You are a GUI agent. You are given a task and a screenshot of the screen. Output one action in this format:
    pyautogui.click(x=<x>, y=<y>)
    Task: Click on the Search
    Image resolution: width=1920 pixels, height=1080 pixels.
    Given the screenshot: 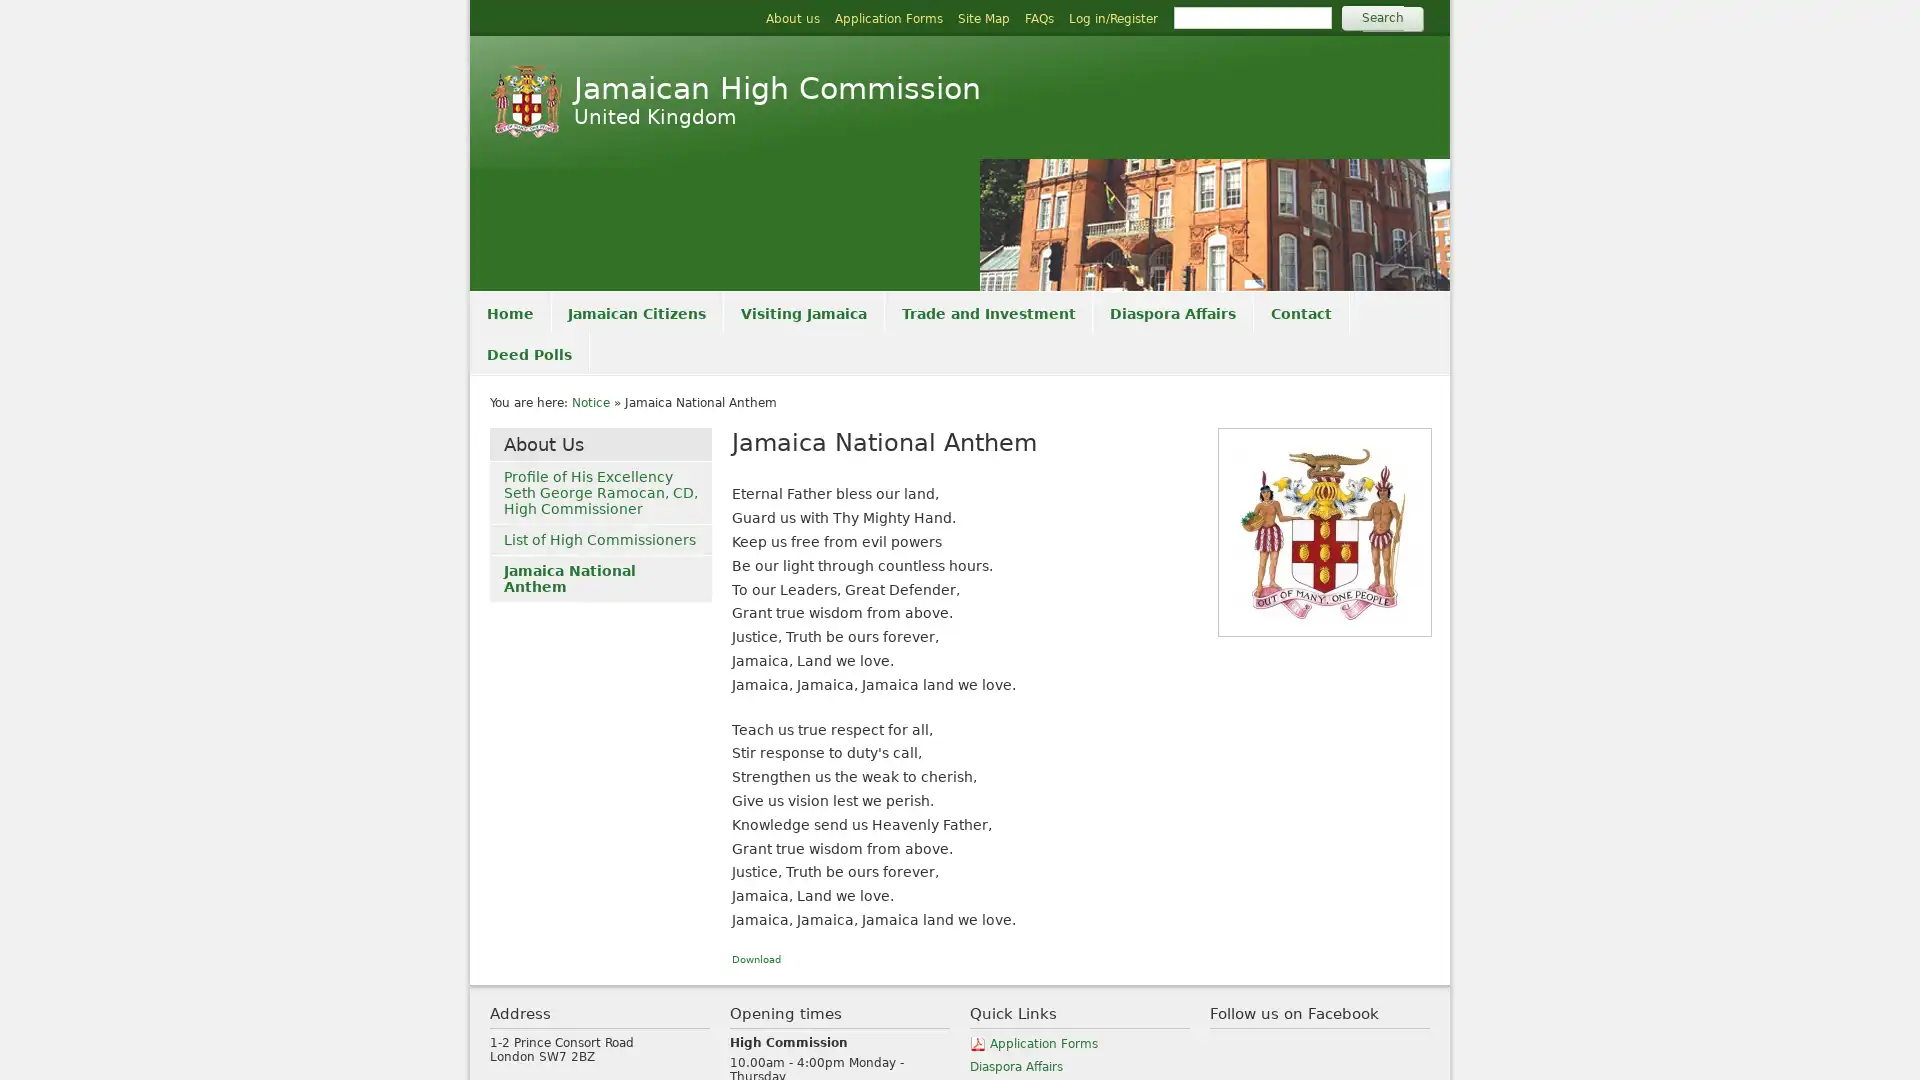 What is the action you would take?
    pyautogui.click(x=1381, y=19)
    